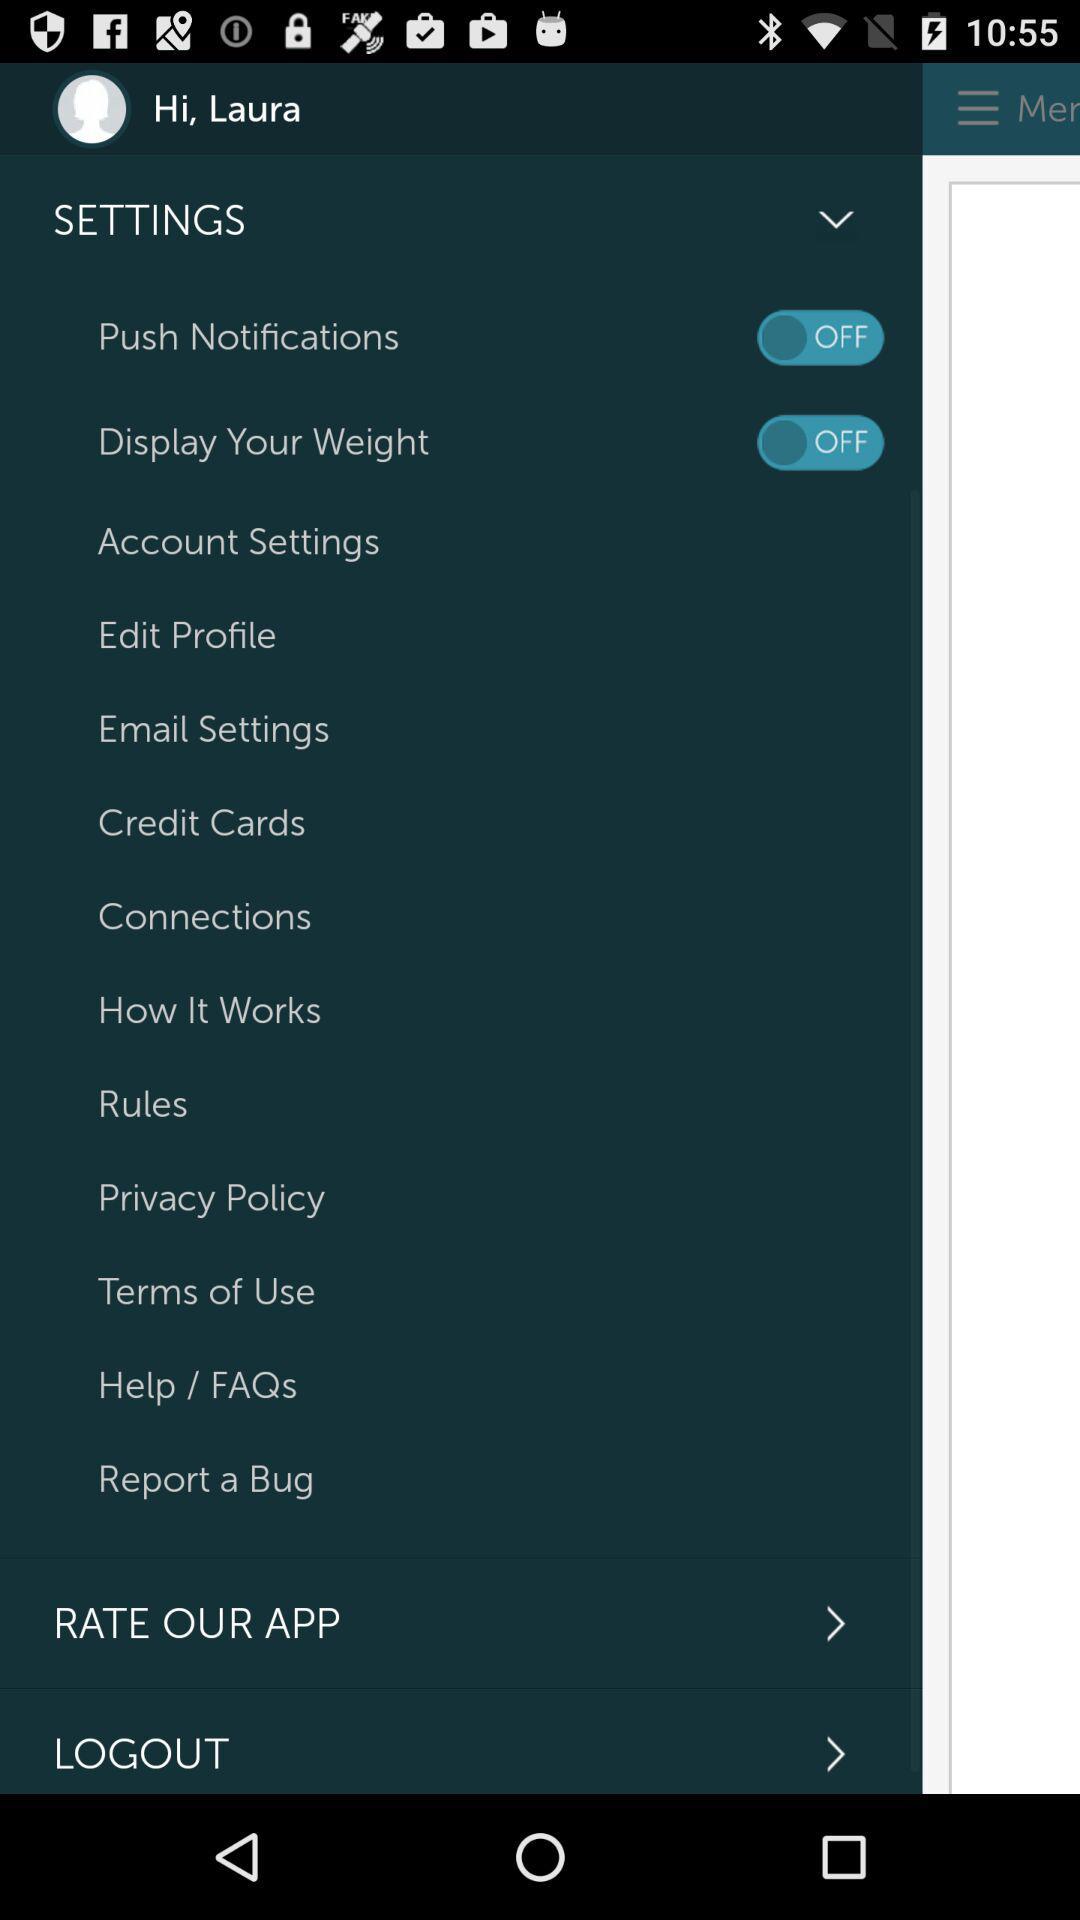 Image resolution: width=1080 pixels, height=1920 pixels. I want to click on on/off notifications, so click(820, 337).